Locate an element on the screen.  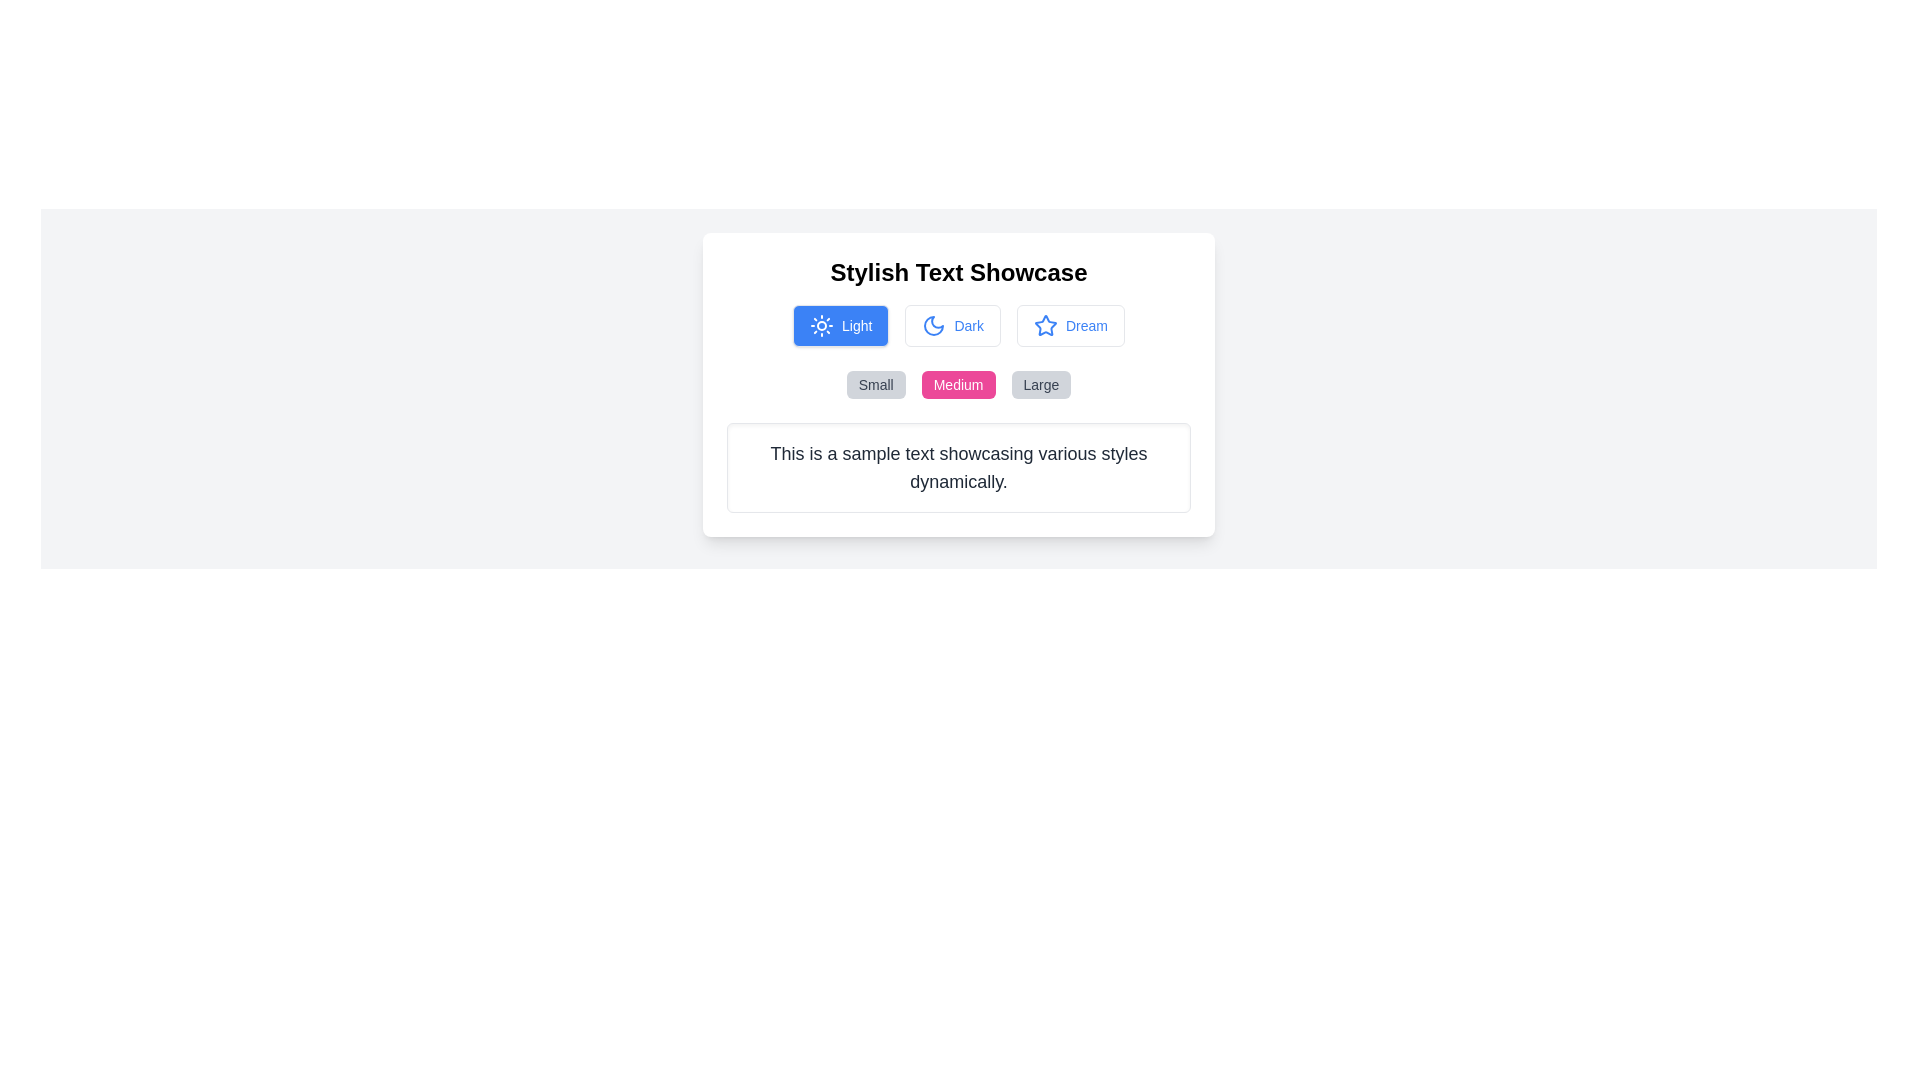
the Decorative Icon, which is a circular icon resembling a sun, located inside the 'Light' button at the top of the interface card is located at coordinates (821, 325).